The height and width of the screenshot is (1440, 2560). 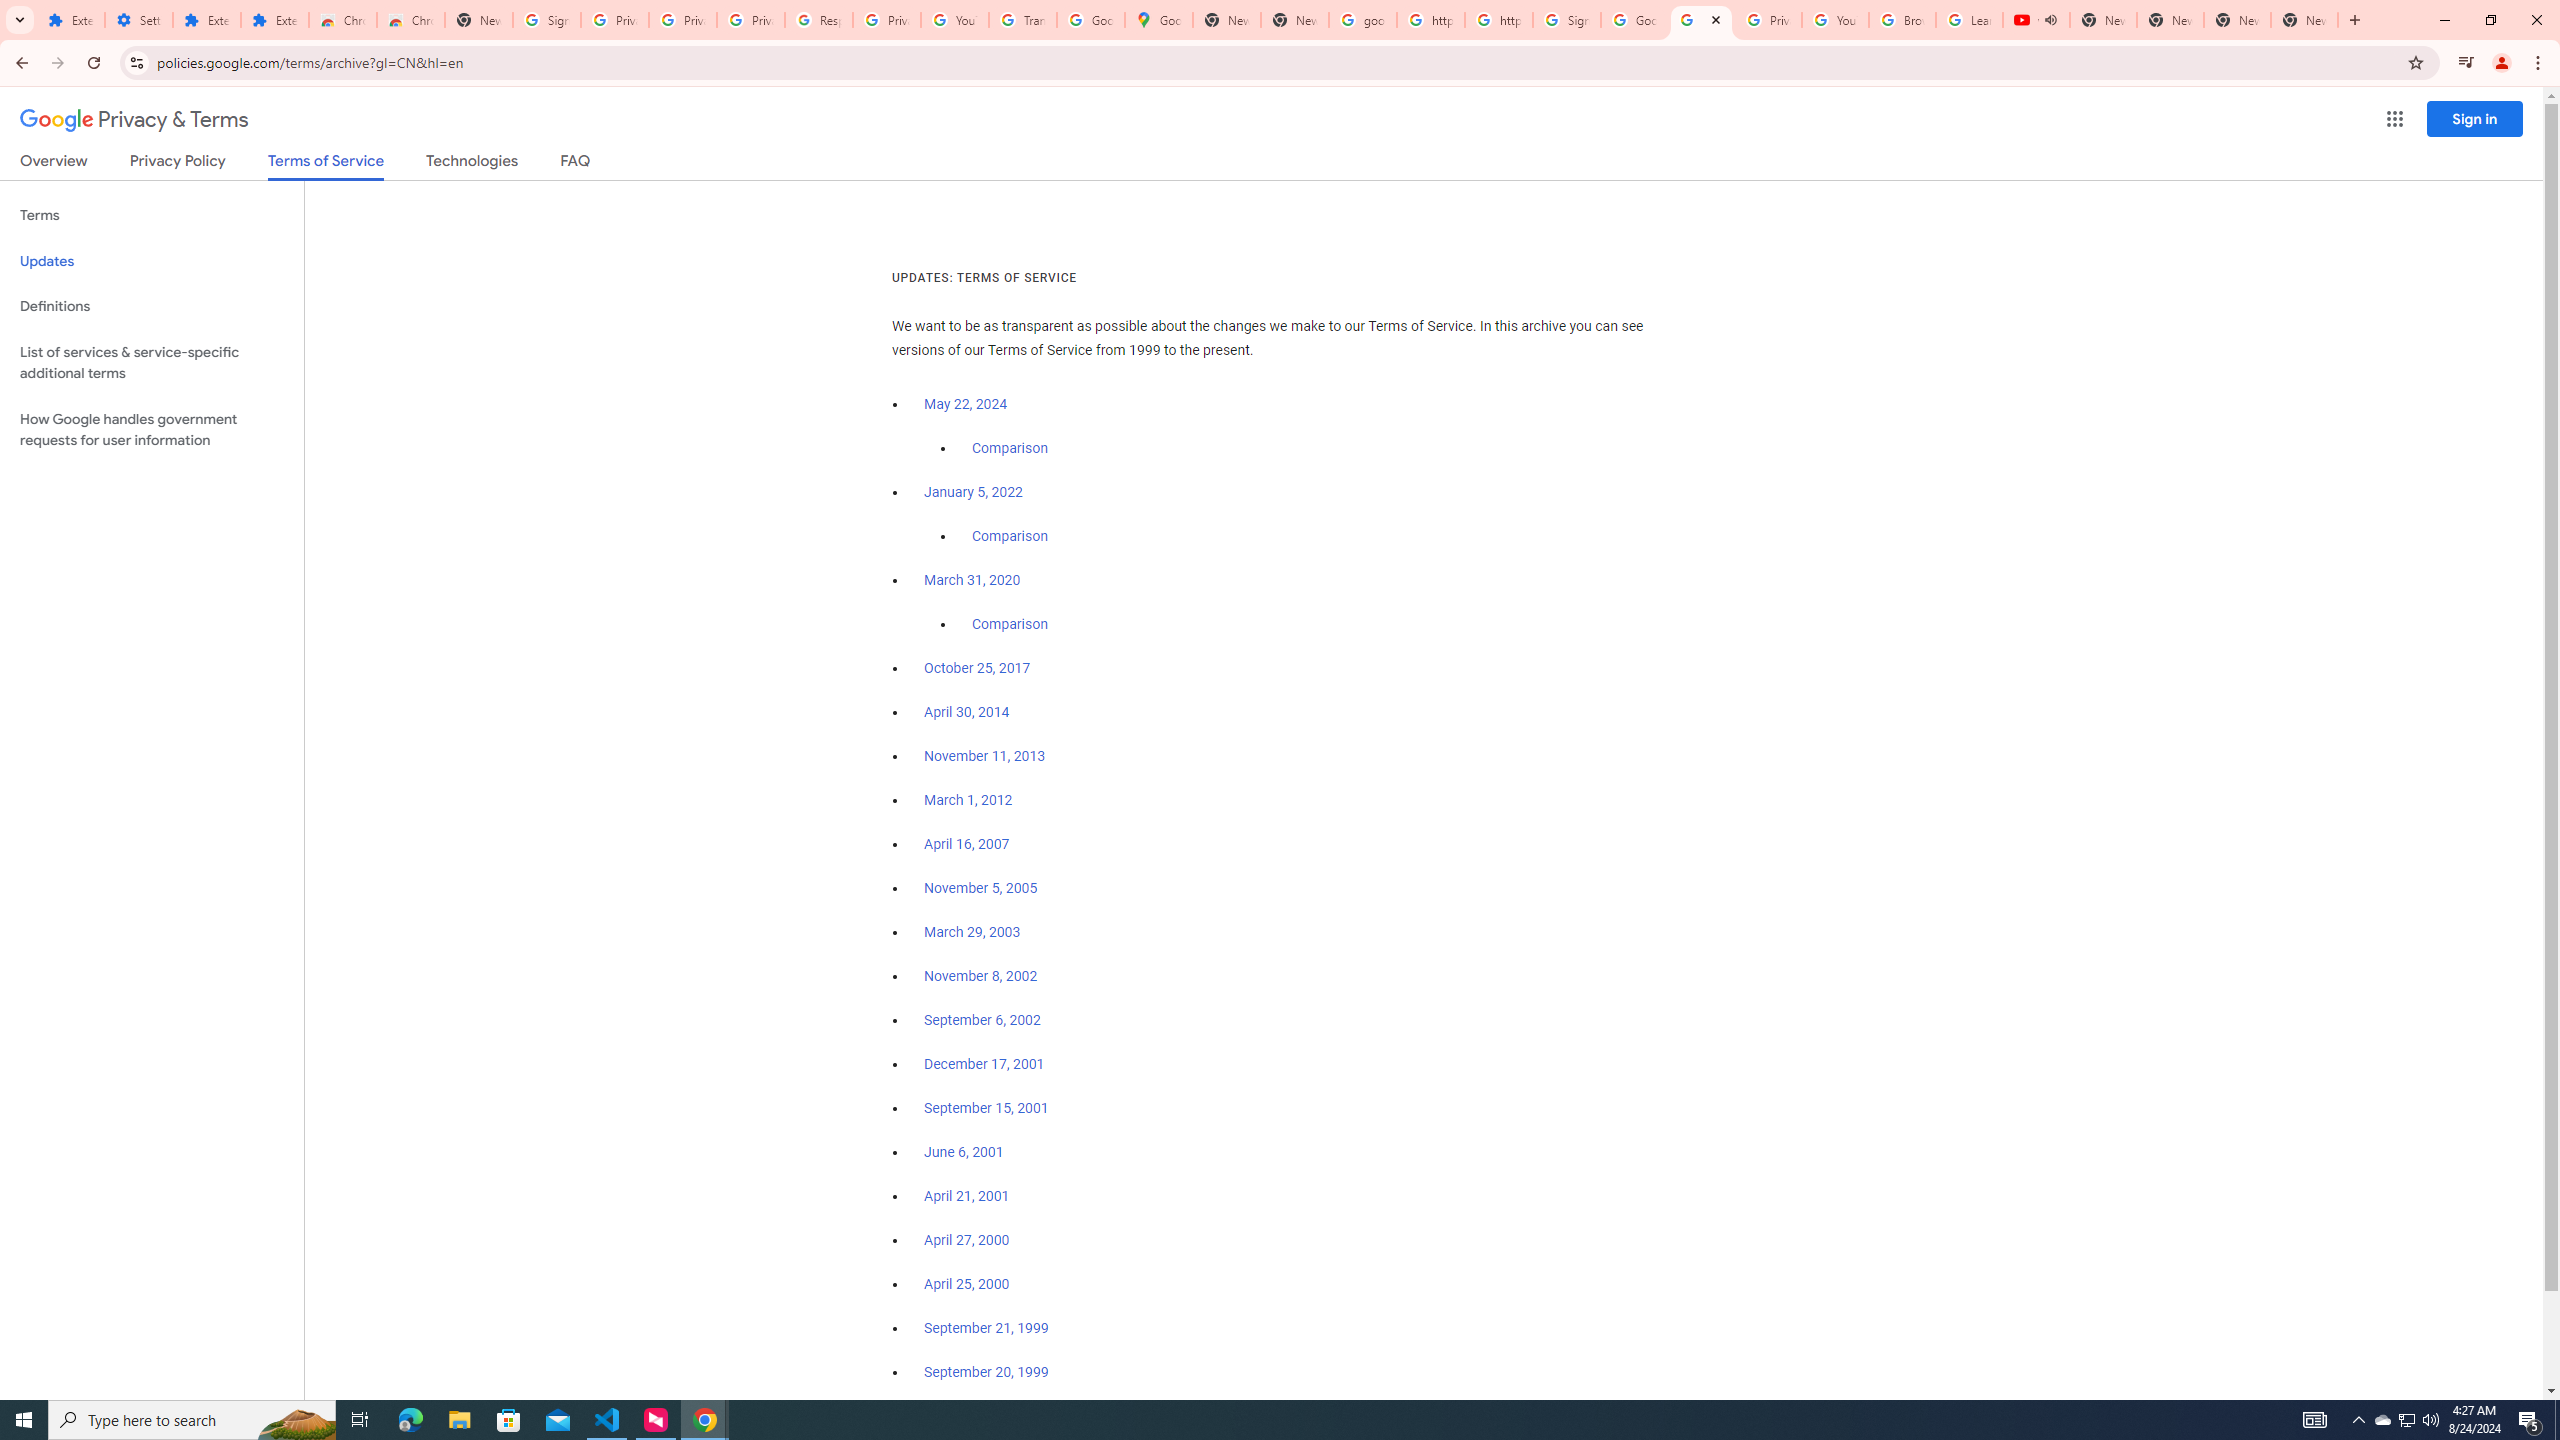 I want to click on 'Extensions', so click(x=274, y=19).